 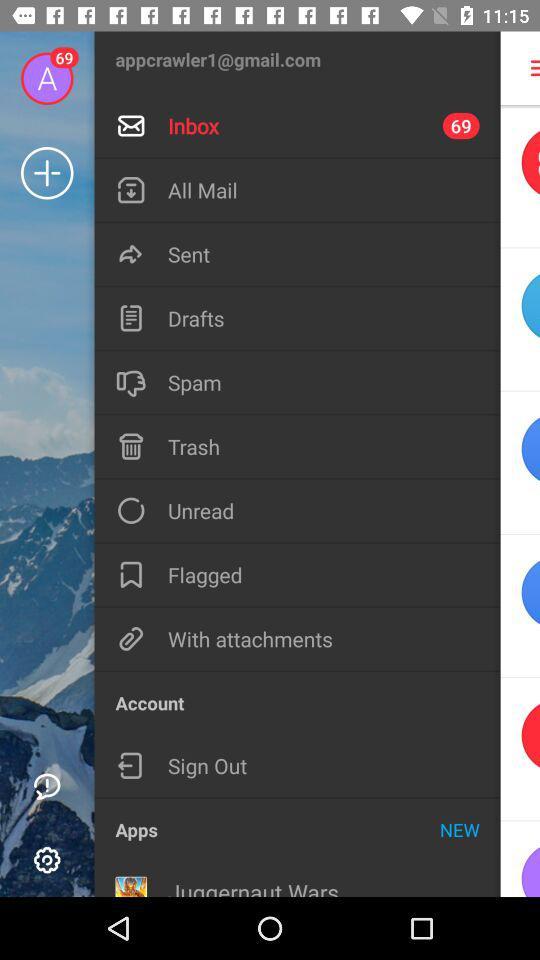 What do you see at coordinates (520, 605) in the screenshot?
I see `the arrow_backward icon` at bounding box center [520, 605].